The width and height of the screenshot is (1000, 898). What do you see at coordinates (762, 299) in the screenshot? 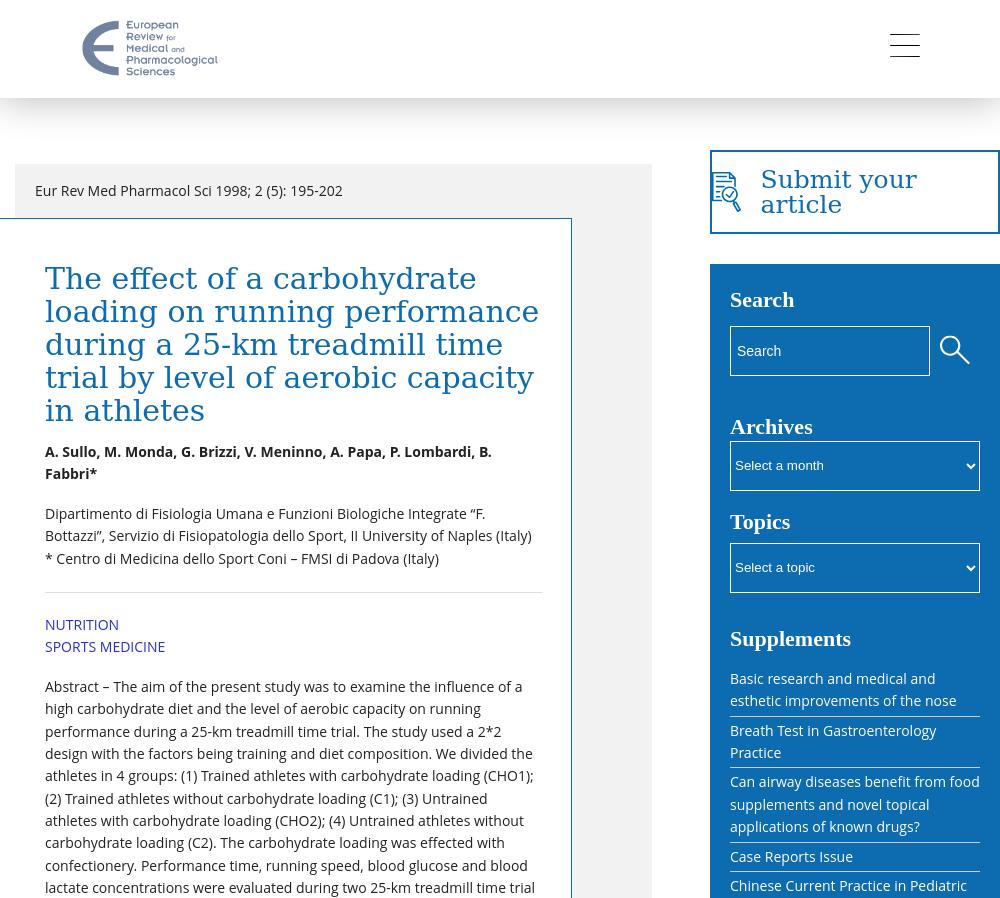
I see `'Search'` at bounding box center [762, 299].